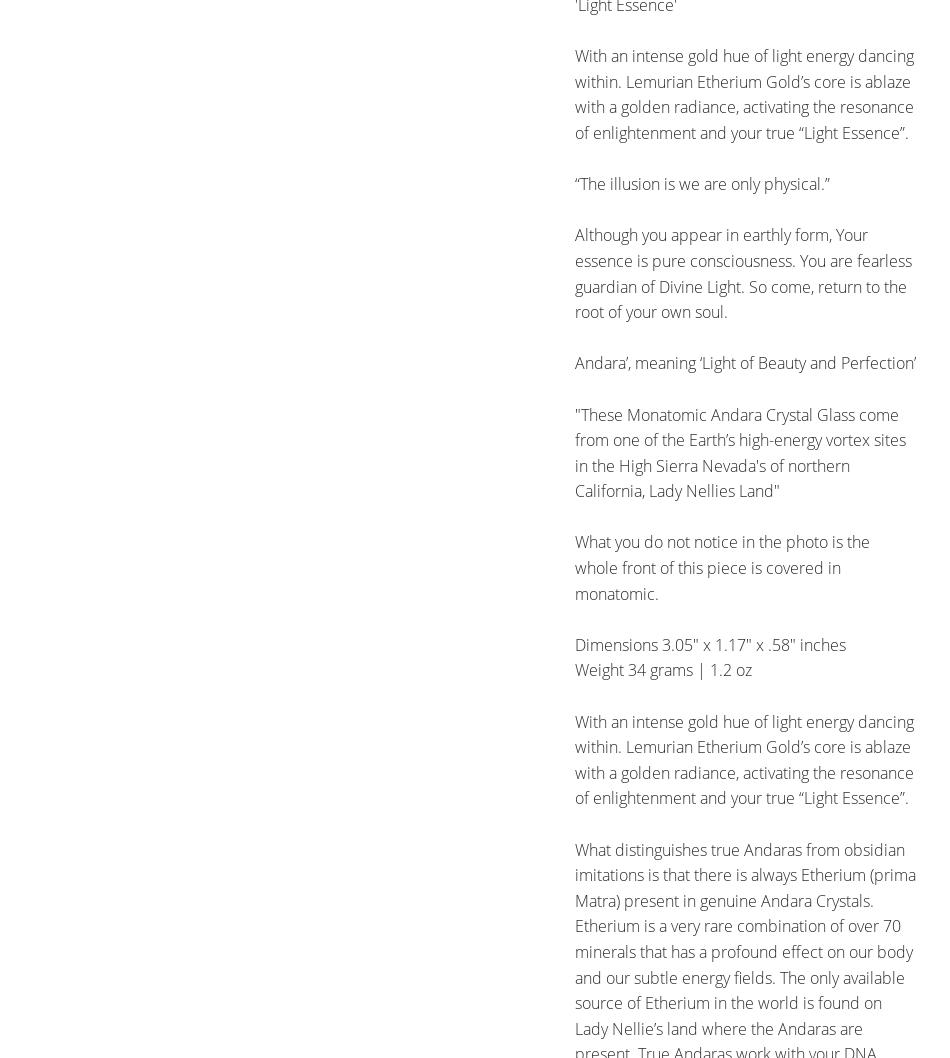  I want to click on '"These Monatomic Andara Crystal Glass come from one of the Earth’s high-energy vortex sites in the High Sierra Nevada's of northern California, Lady Nellies Land"', so click(739, 451).